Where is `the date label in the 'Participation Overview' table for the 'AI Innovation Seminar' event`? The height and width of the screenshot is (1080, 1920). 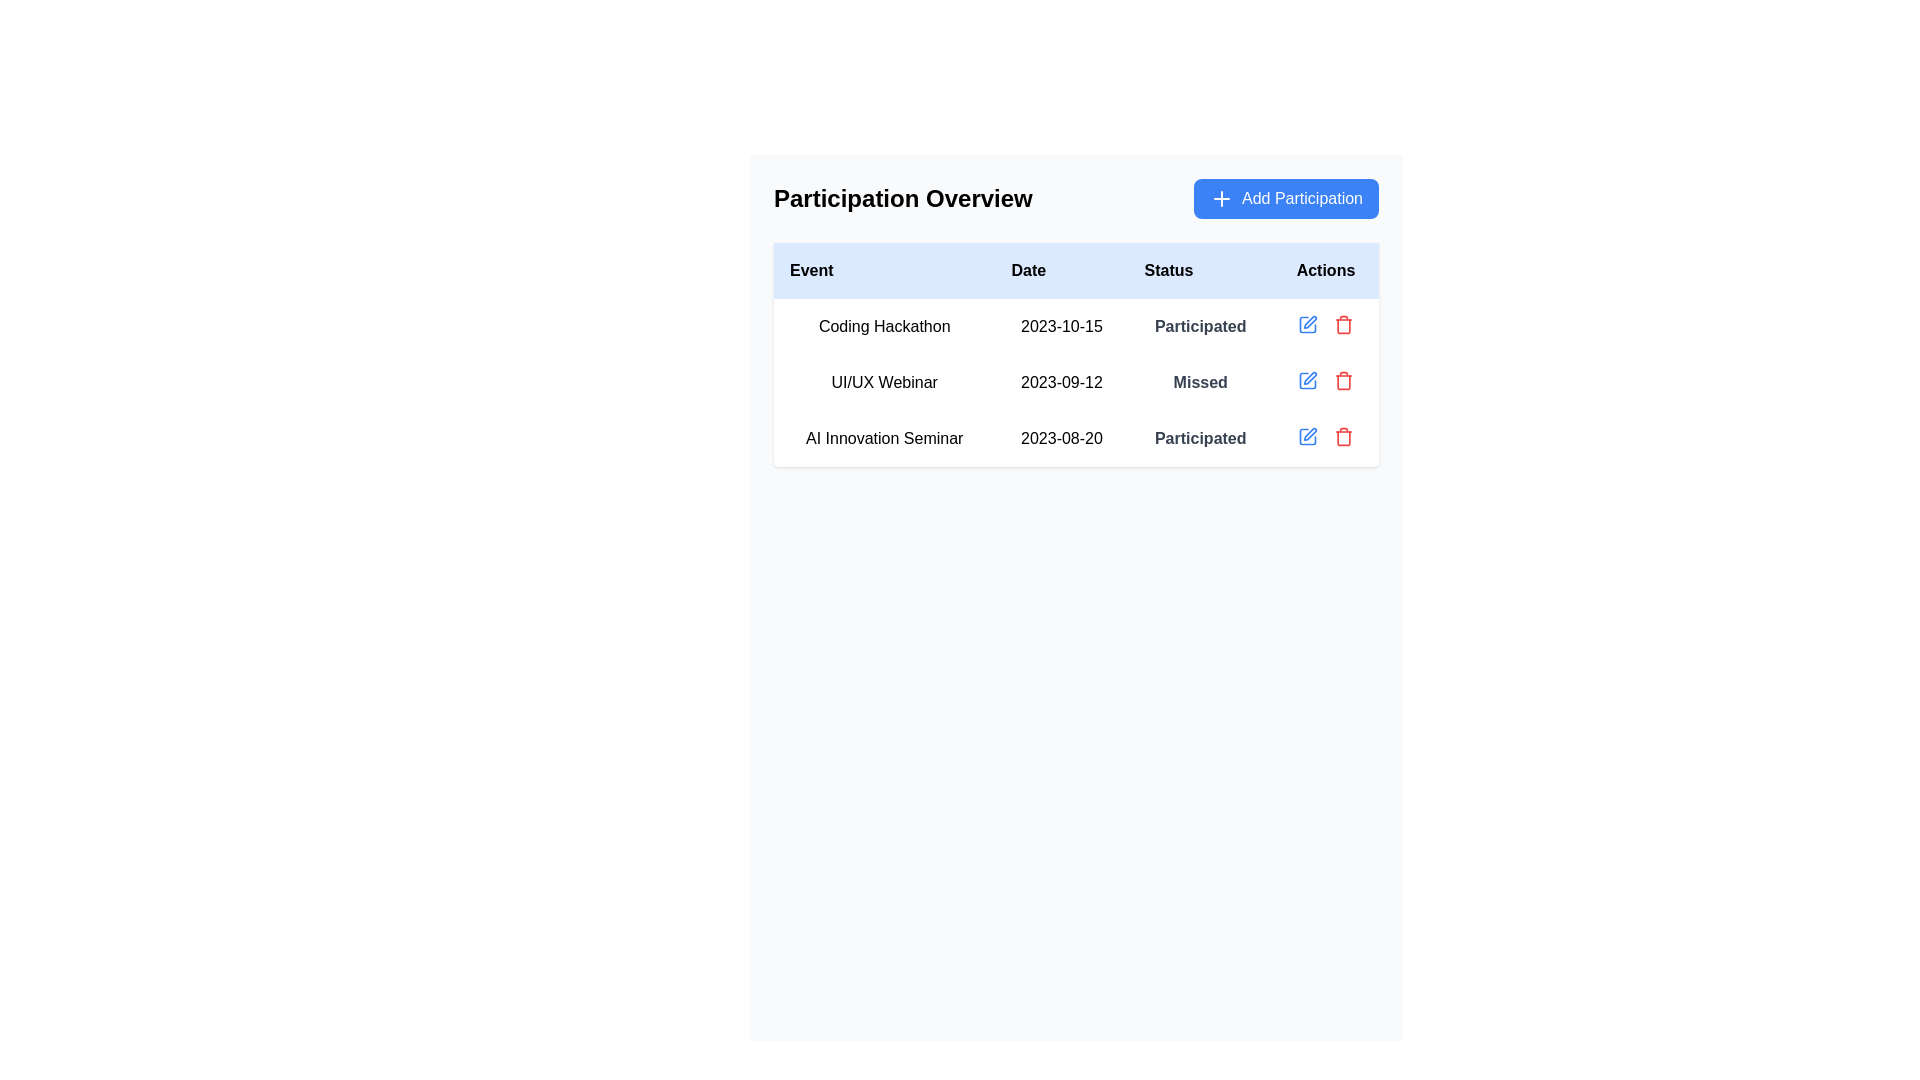
the date label in the 'Participation Overview' table for the 'AI Innovation Seminar' event is located at coordinates (1060, 438).